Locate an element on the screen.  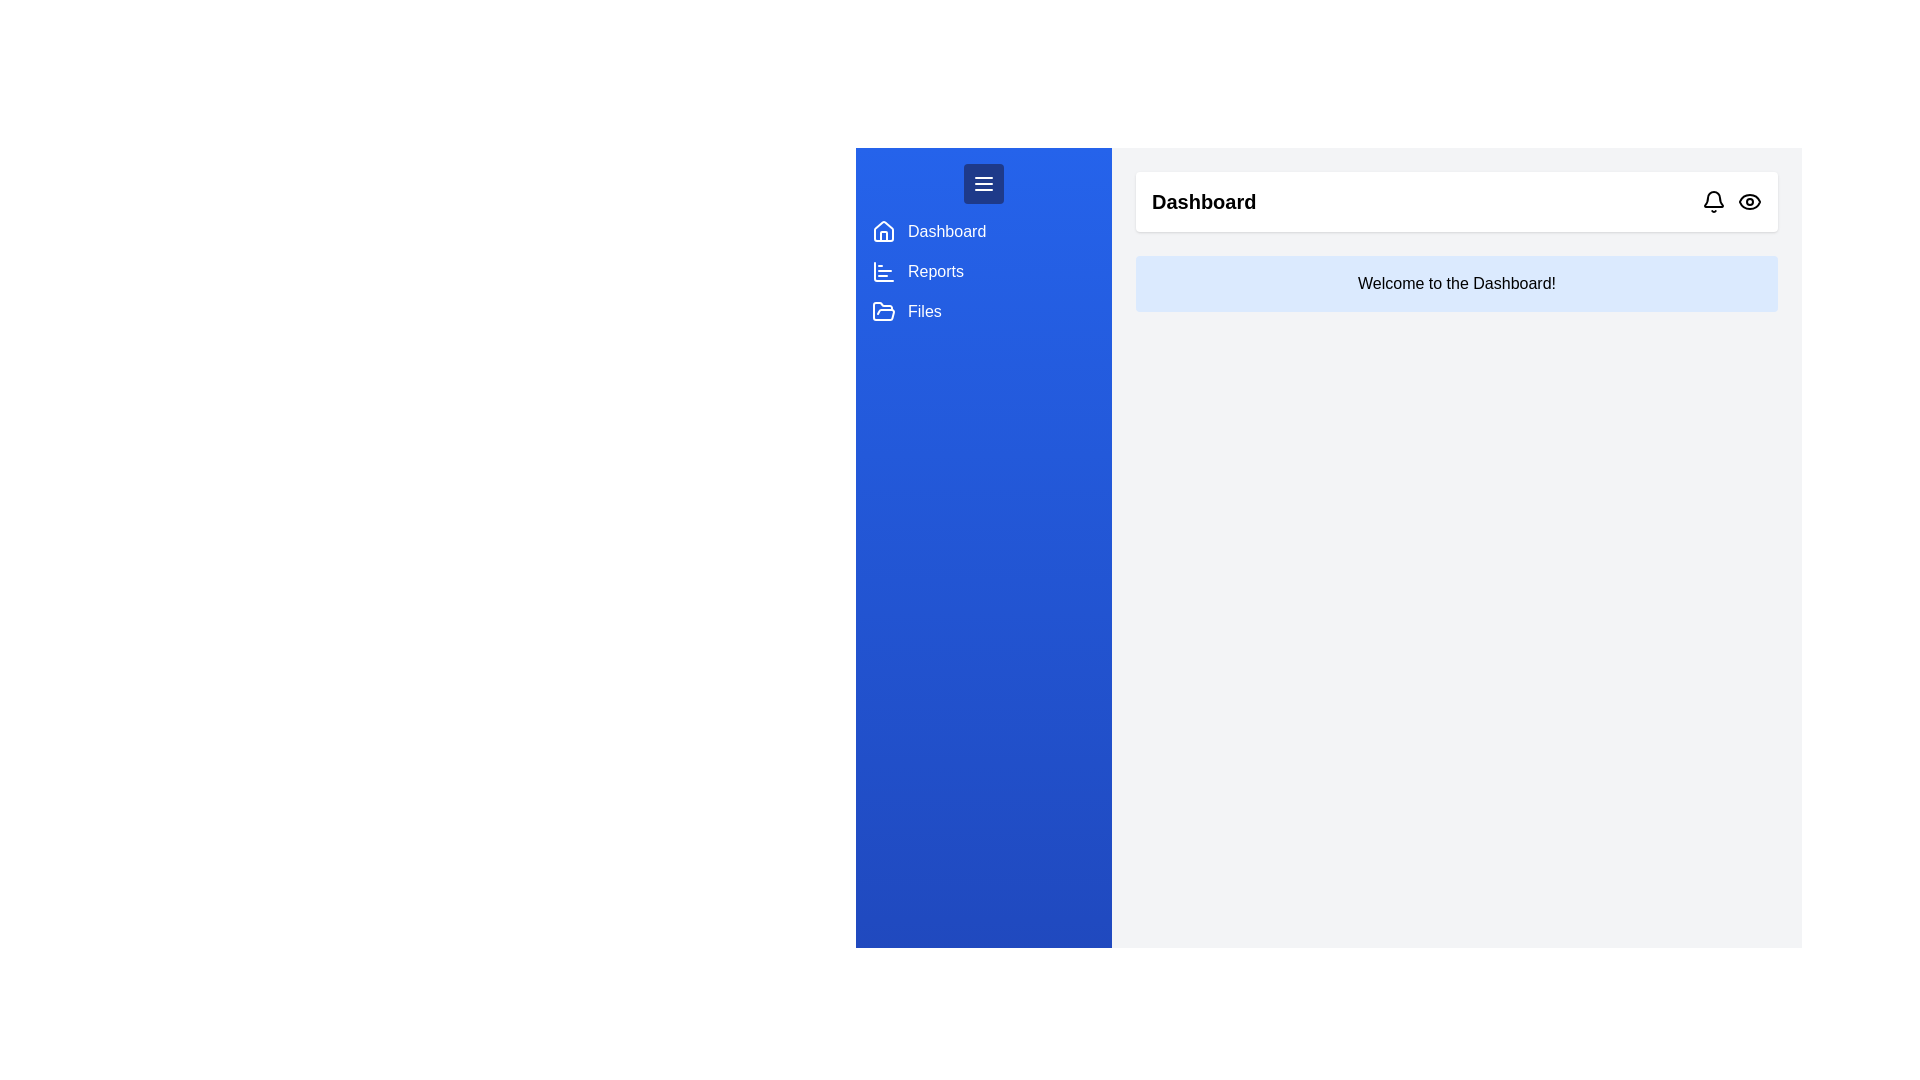
the menu/hamburger icon located at the top-left corner of the interface is located at coordinates (983, 184).